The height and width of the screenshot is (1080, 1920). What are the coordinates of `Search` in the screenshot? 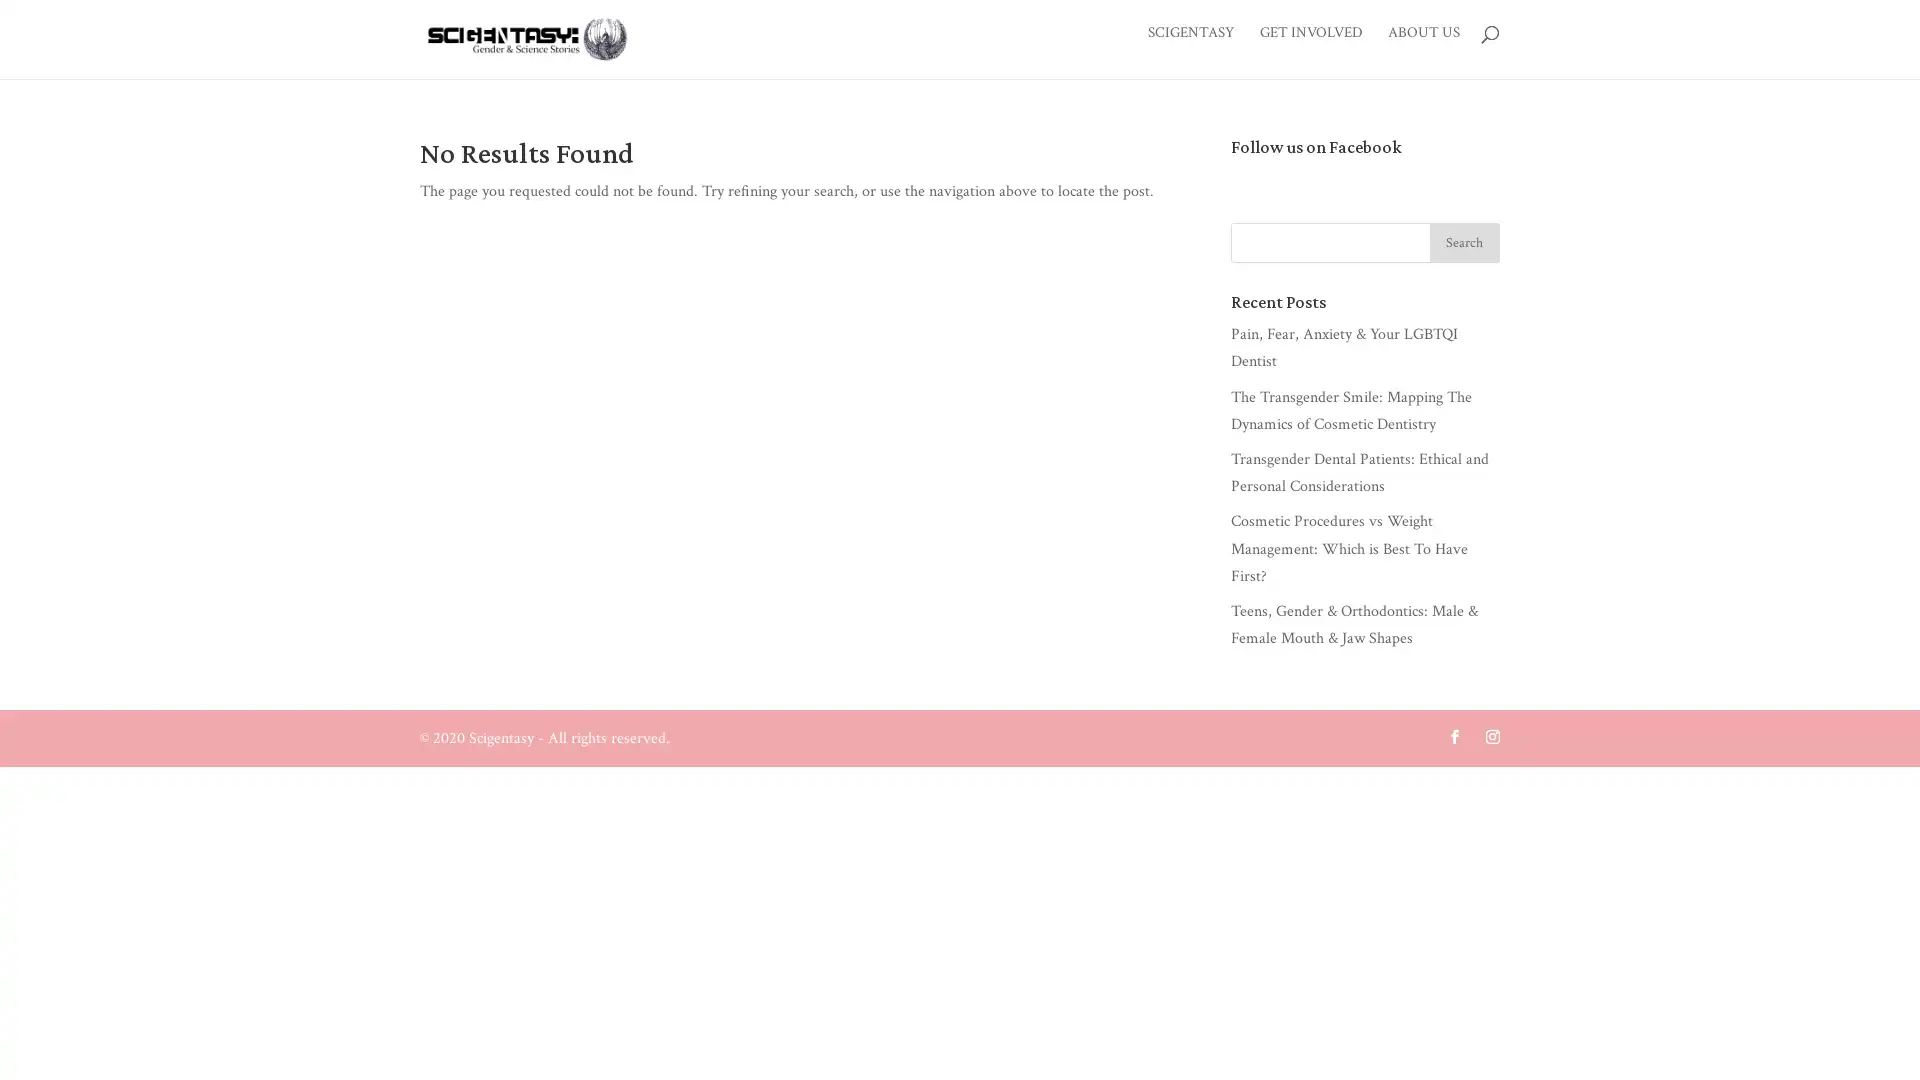 It's located at (1464, 245).